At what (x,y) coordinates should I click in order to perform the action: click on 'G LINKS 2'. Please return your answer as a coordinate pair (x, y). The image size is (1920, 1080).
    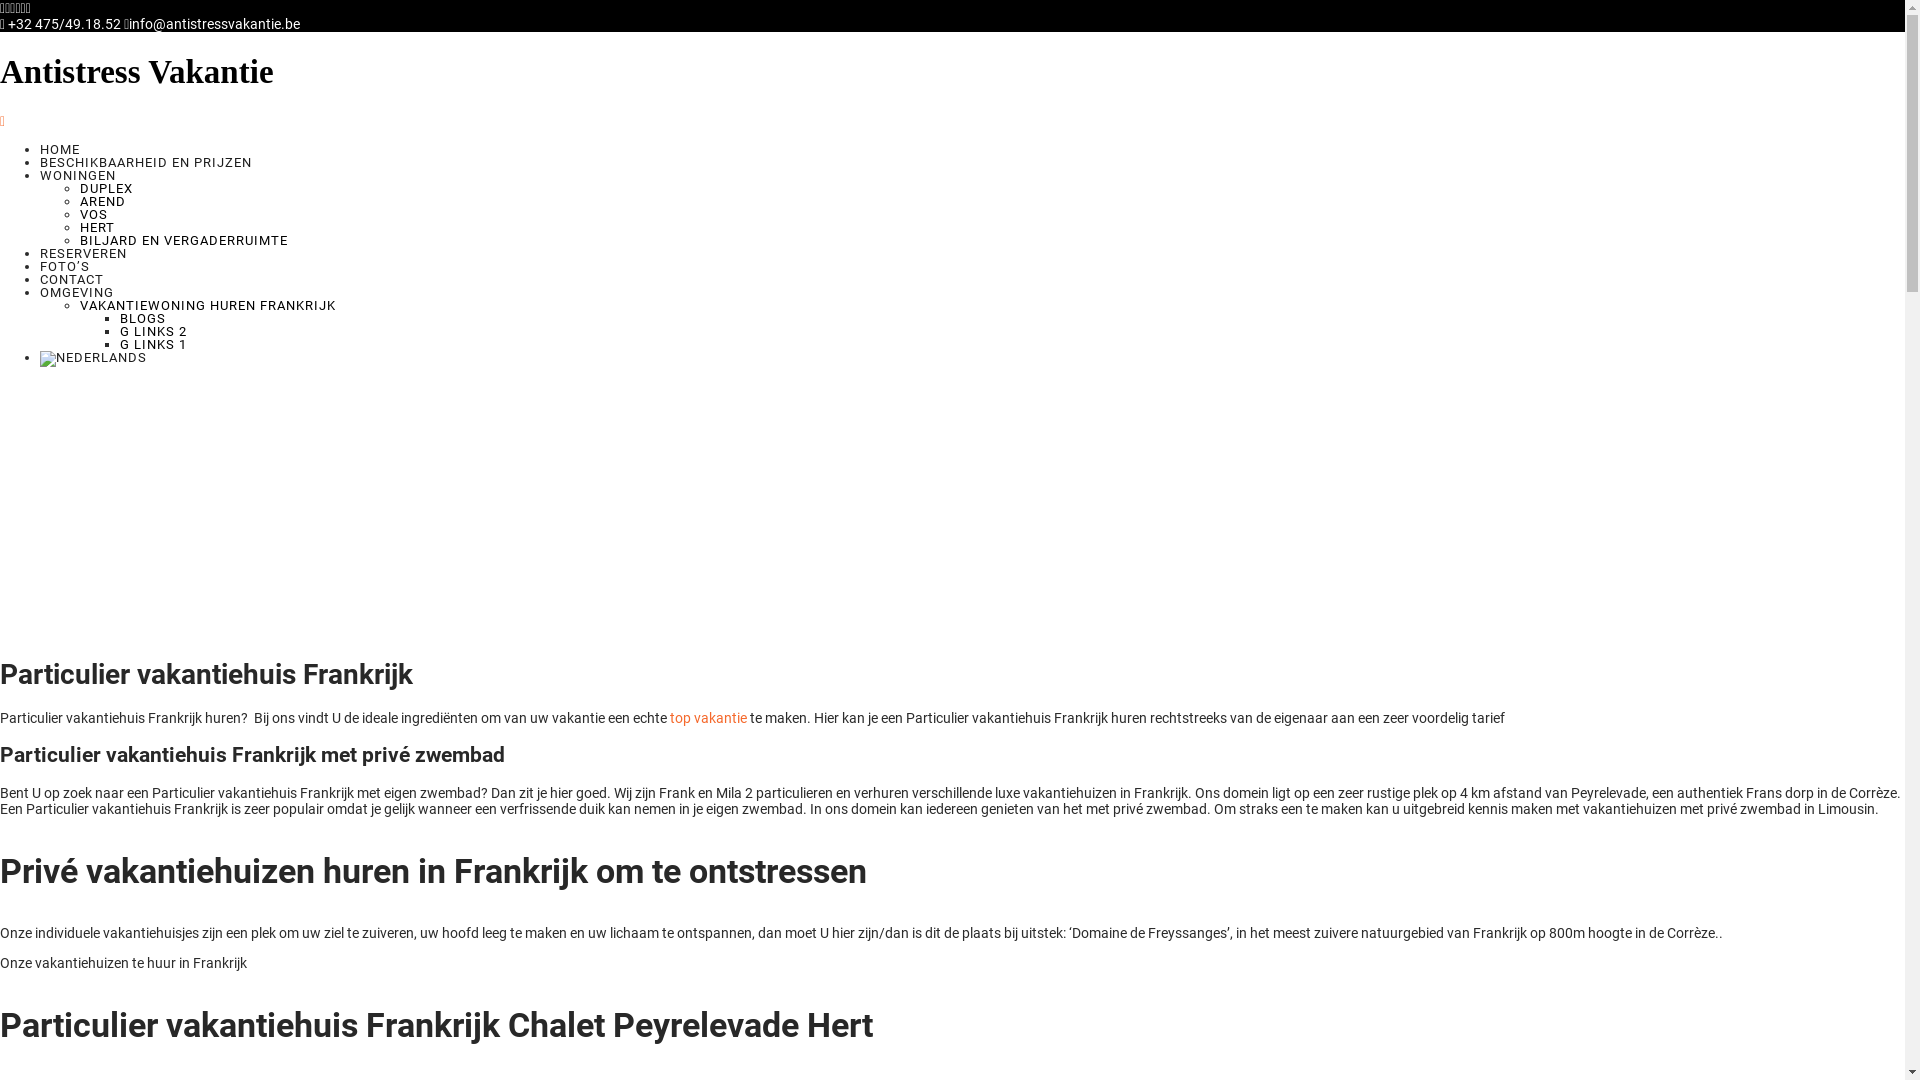
    Looking at the image, I should click on (119, 330).